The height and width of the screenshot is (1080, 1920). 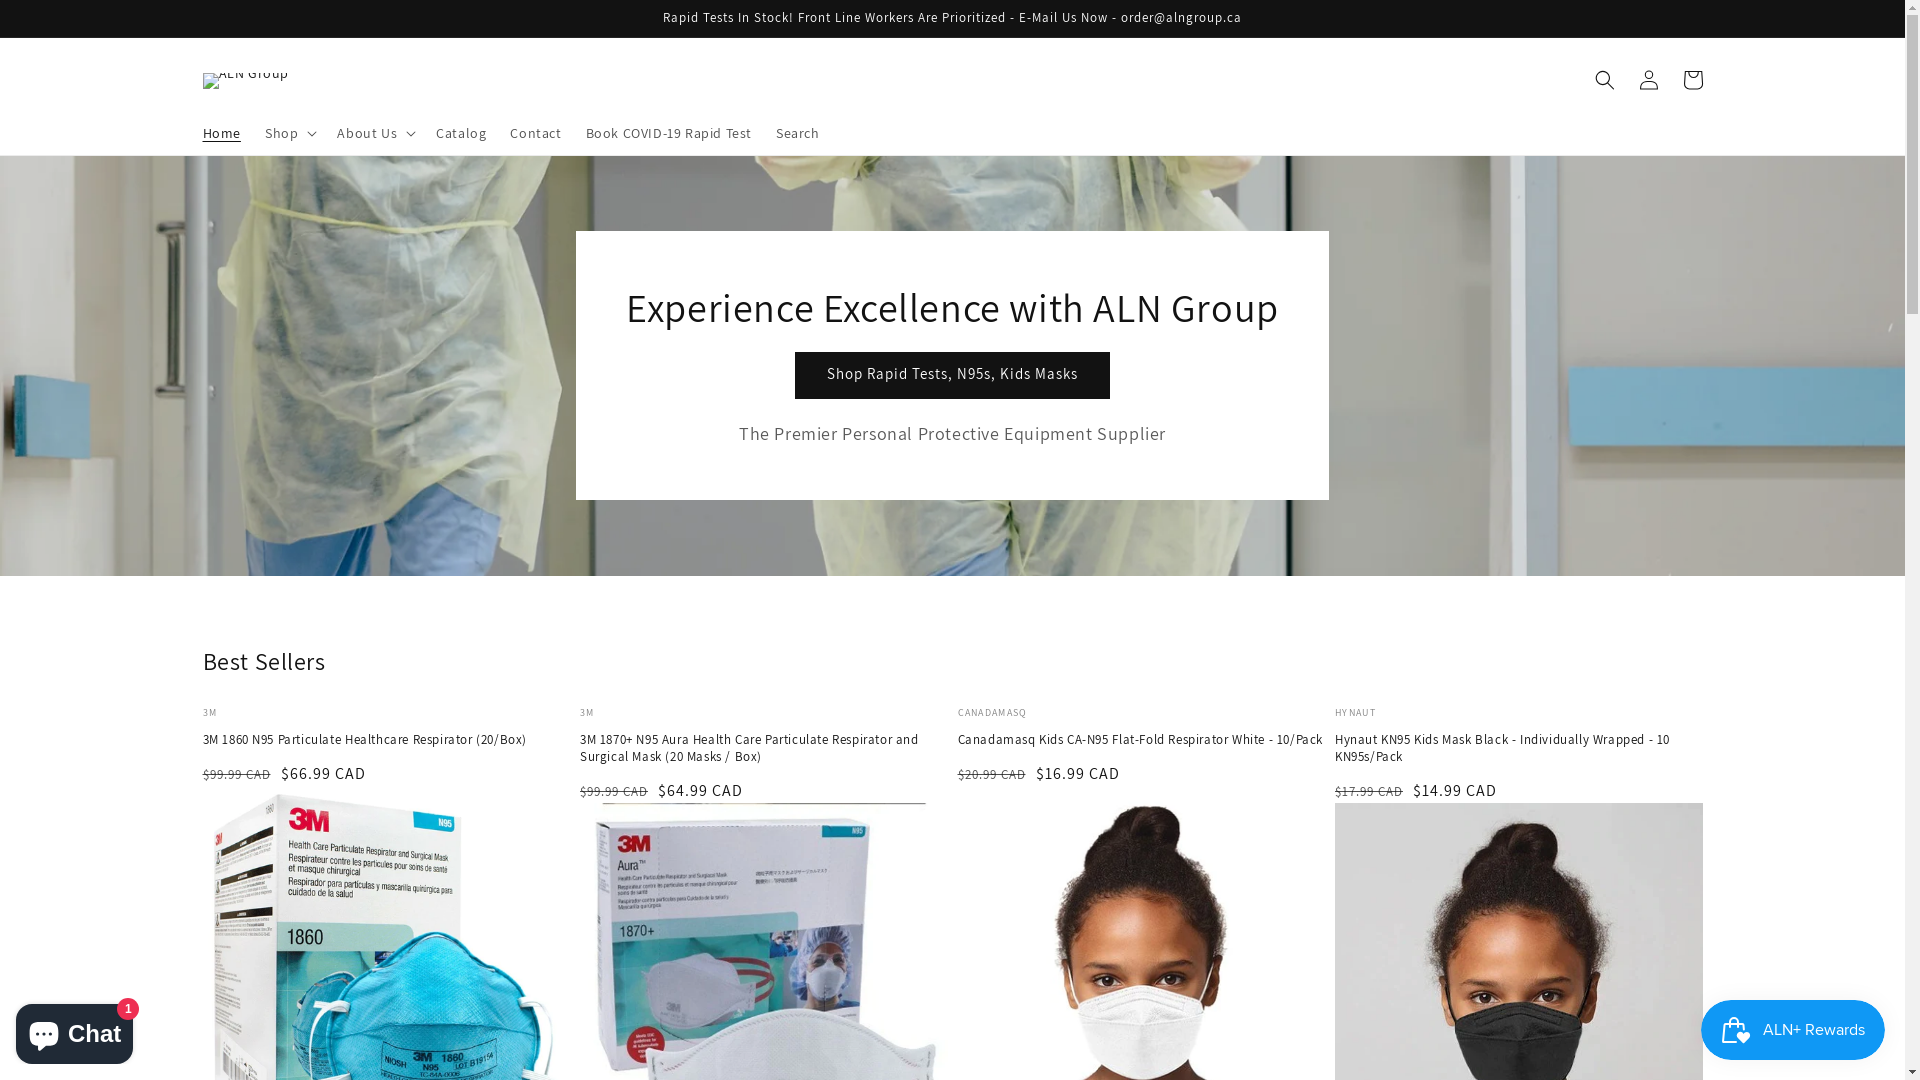 I want to click on 'Canadamasq Kids CA-N95 Flat-Fold Respirator White - 10/Pack', so click(x=1142, y=740).